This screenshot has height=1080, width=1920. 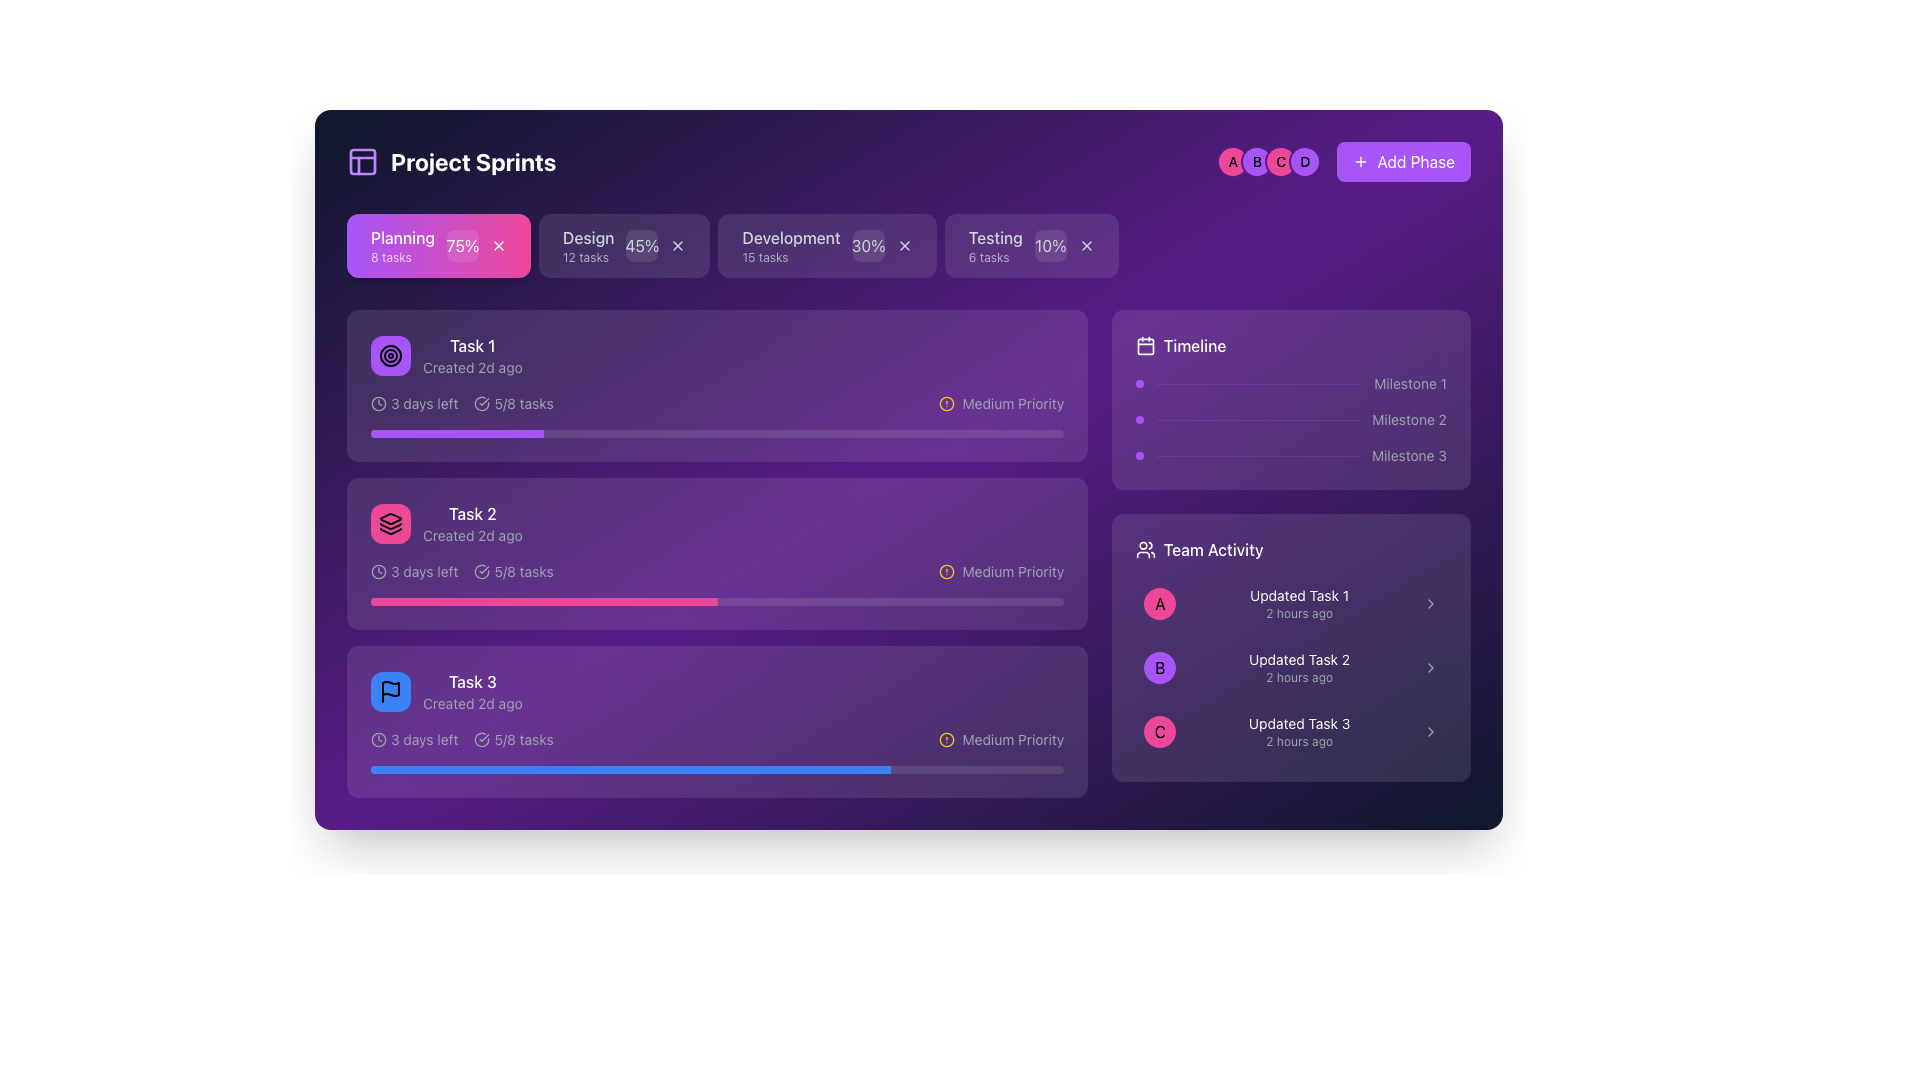 I want to click on the text label for 'Task 1', so click(x=471, y=345).